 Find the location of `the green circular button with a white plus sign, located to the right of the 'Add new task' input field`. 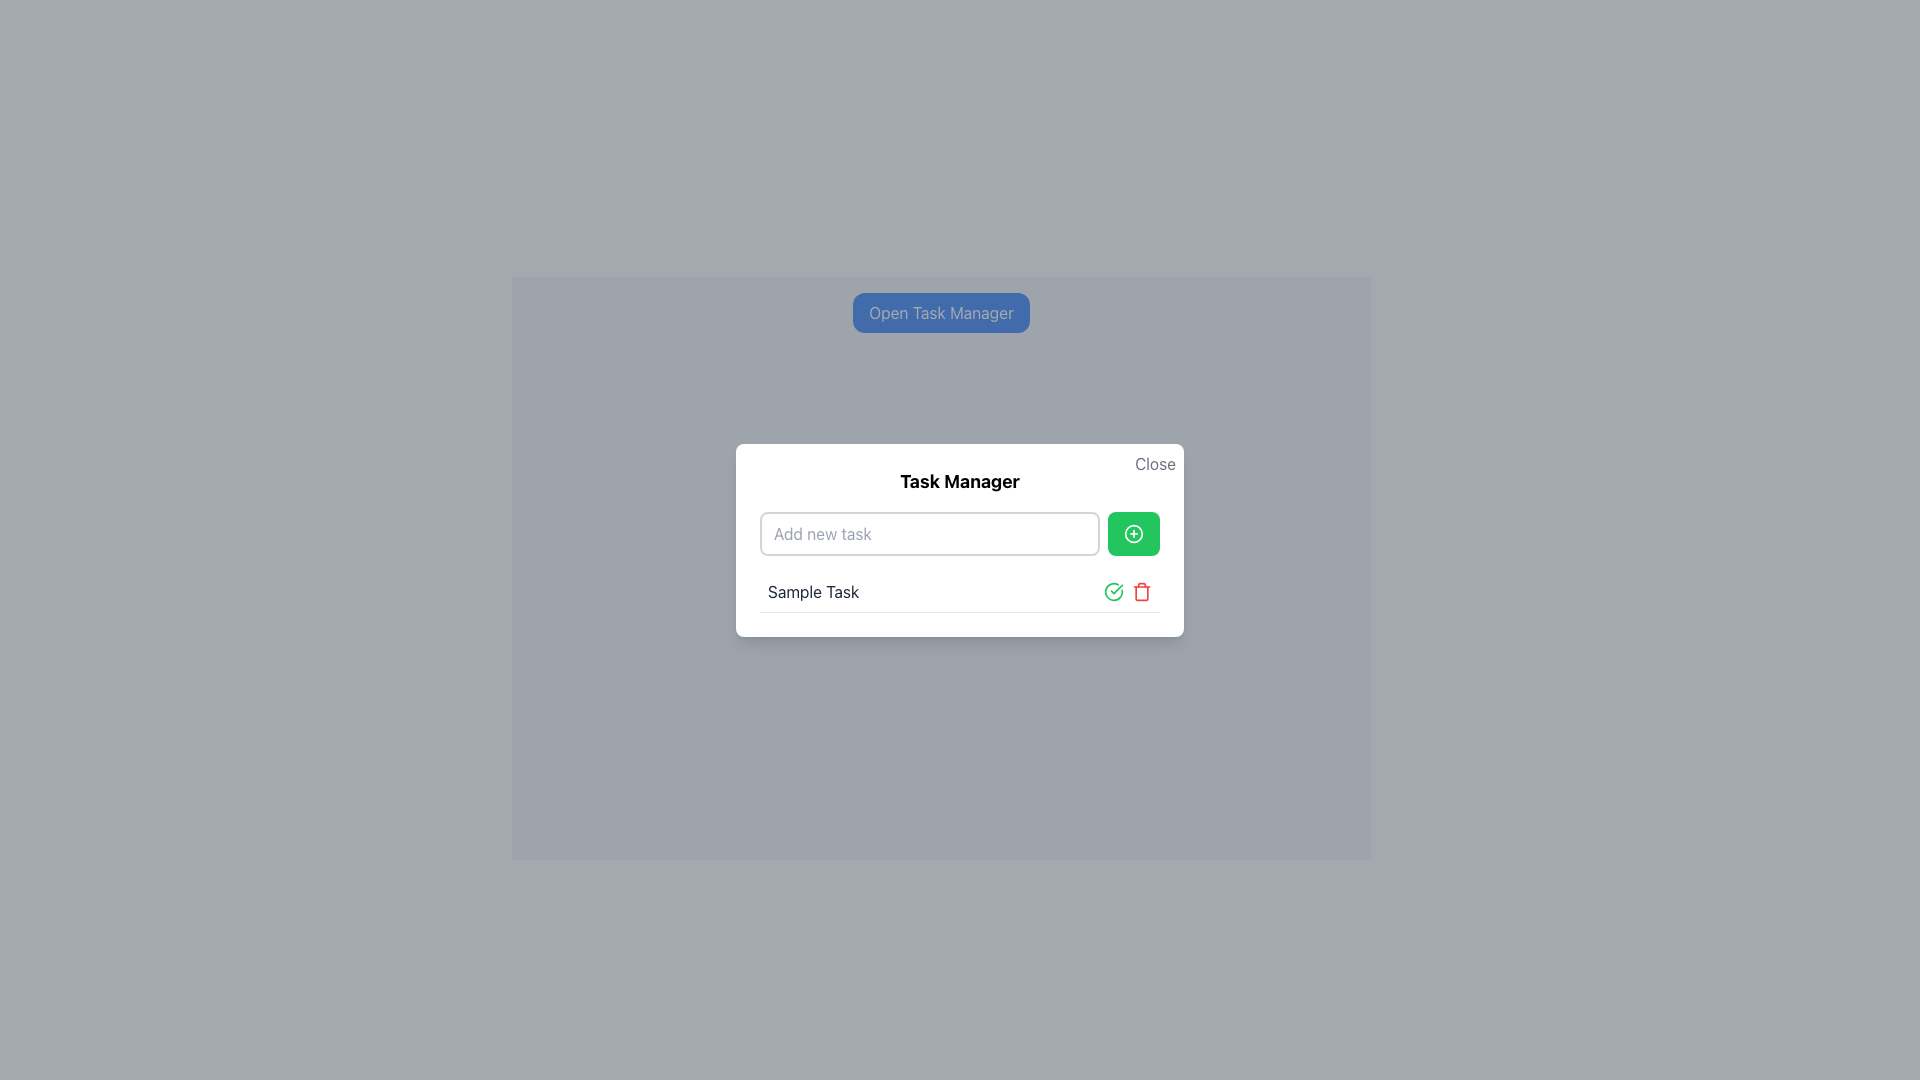

the green circular button with a white plus sign, located to the right of the 'Add new task' input field is located at coordinates (1133, 532).